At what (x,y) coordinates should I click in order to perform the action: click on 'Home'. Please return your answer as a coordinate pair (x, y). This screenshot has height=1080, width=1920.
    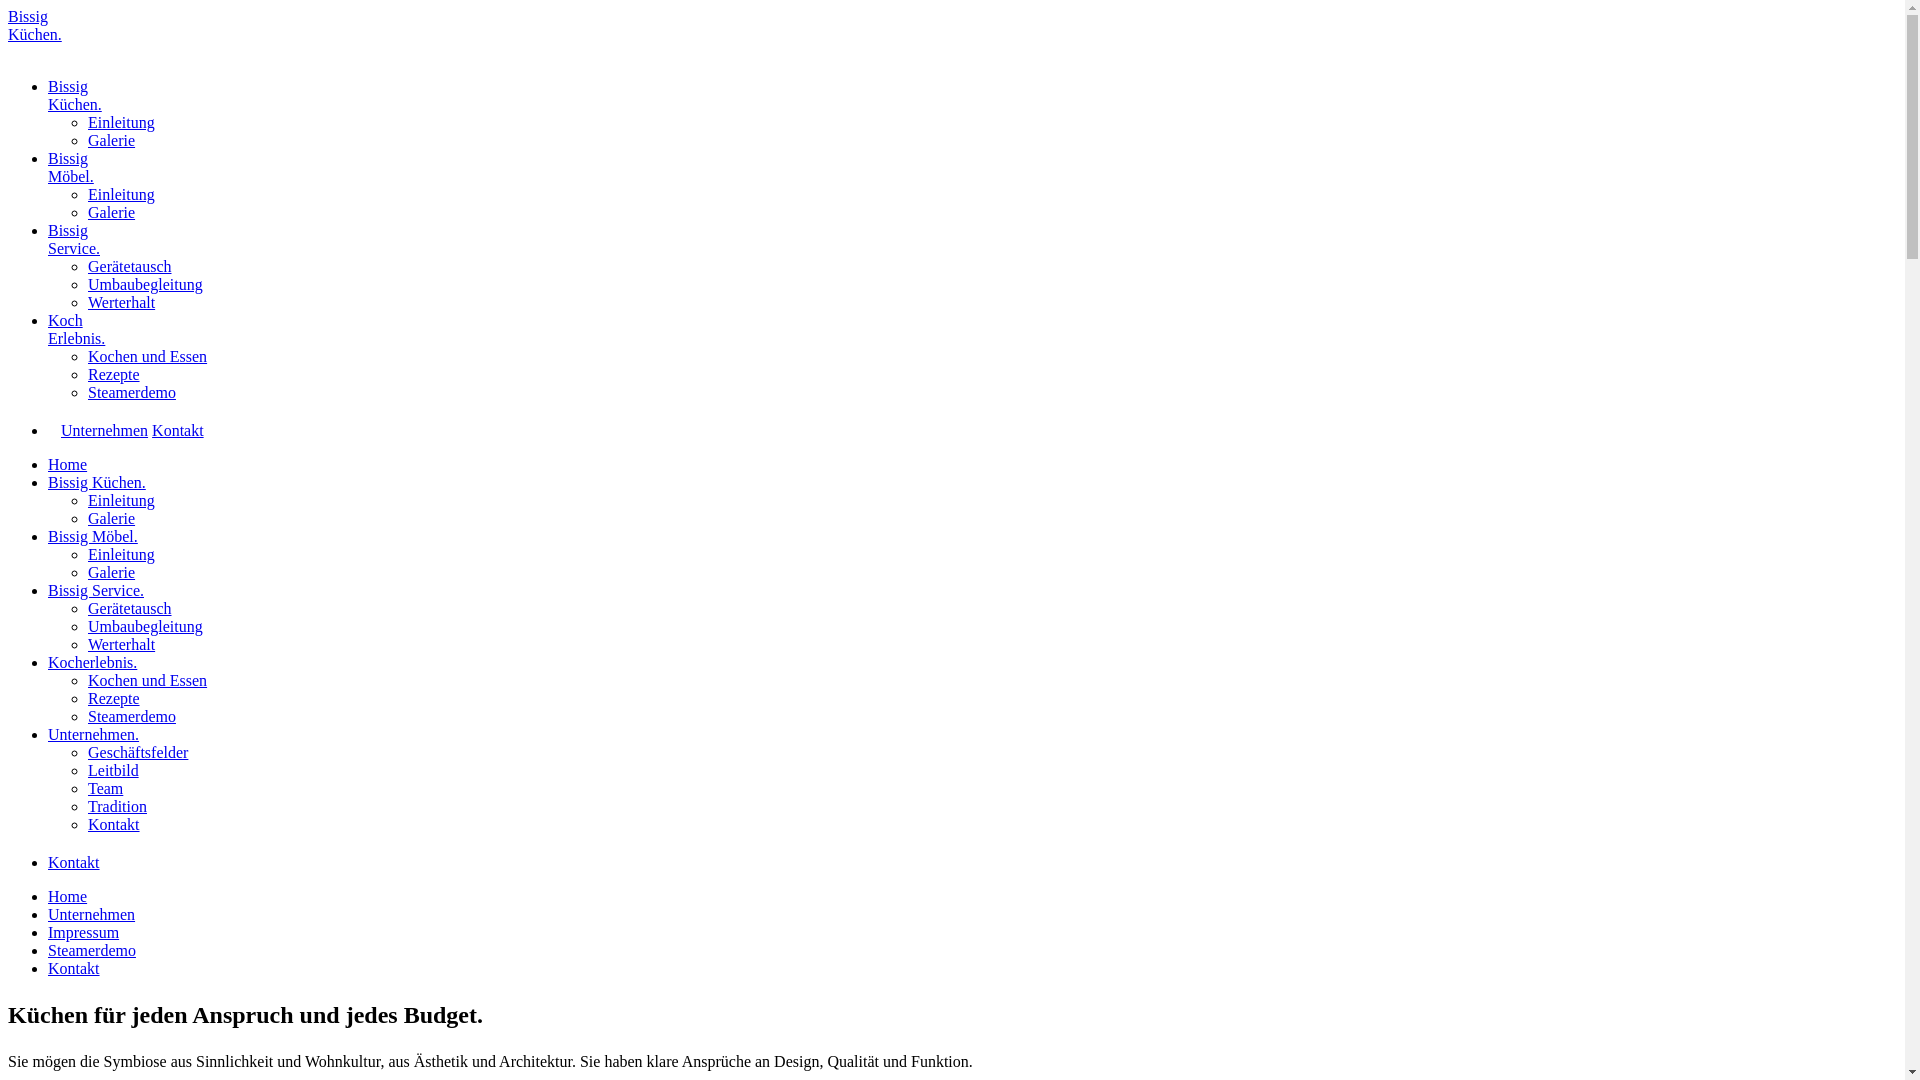
    Looking at the image, I should click on (67, 895).